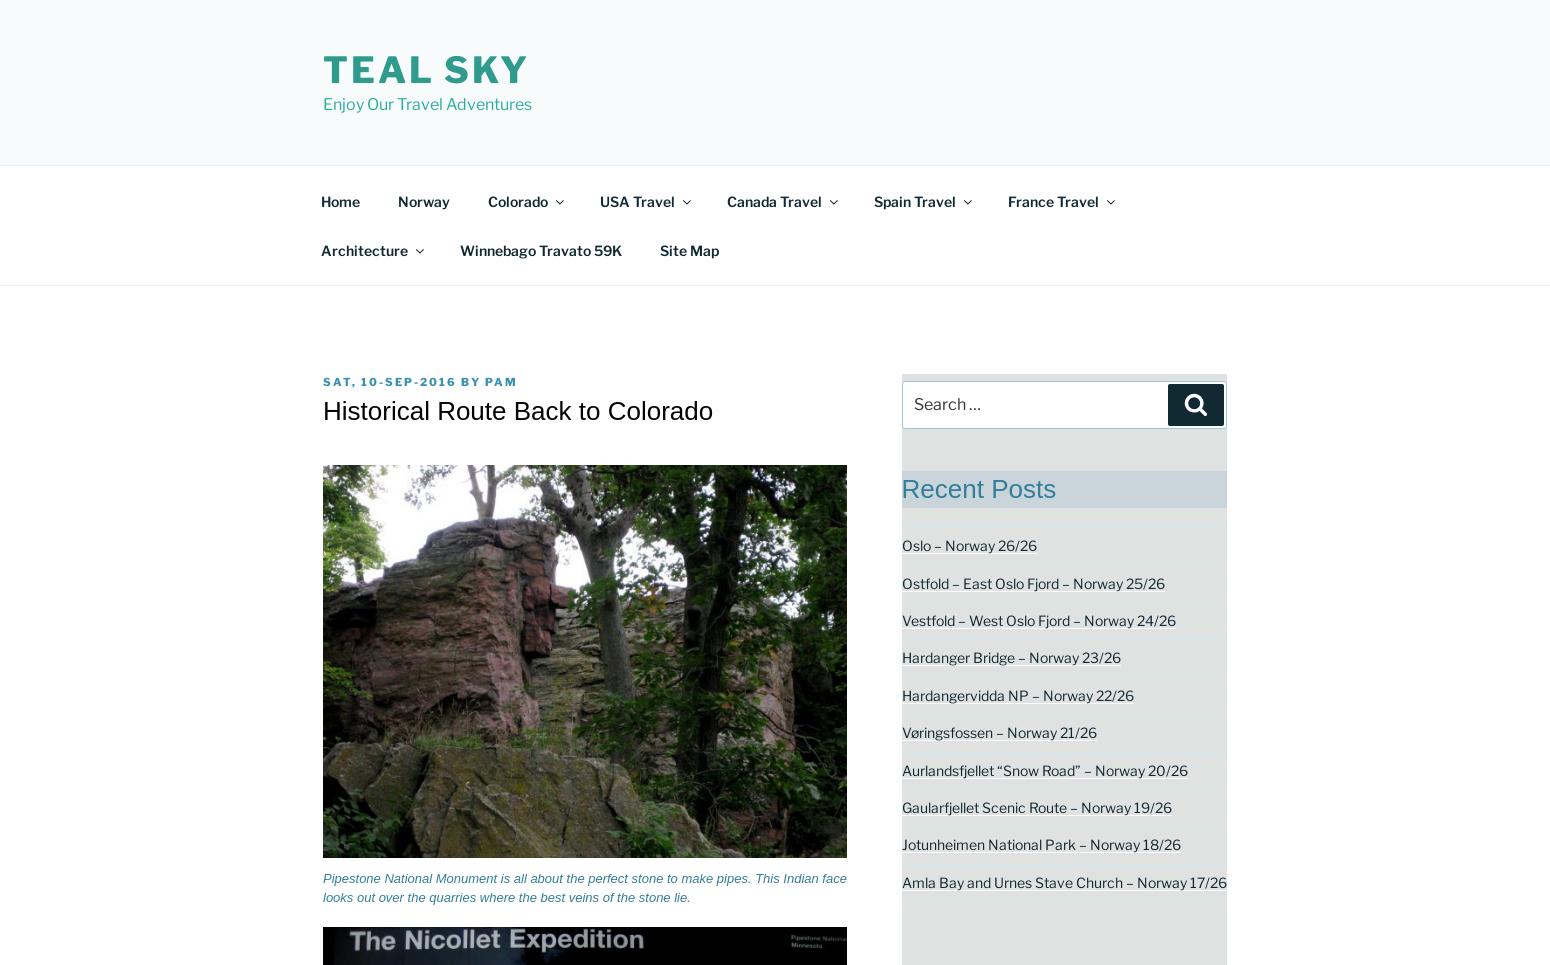 This screenshot has width=1550, height=965. What do you see at coordinates (584, 887) in the screenshot?
I see `'Pipestone National Monument is all about the perfect stone to make pipes. This Indian face looks out over the quarries where the best veins of the stone lie.'` at bounding box center [584, 887].